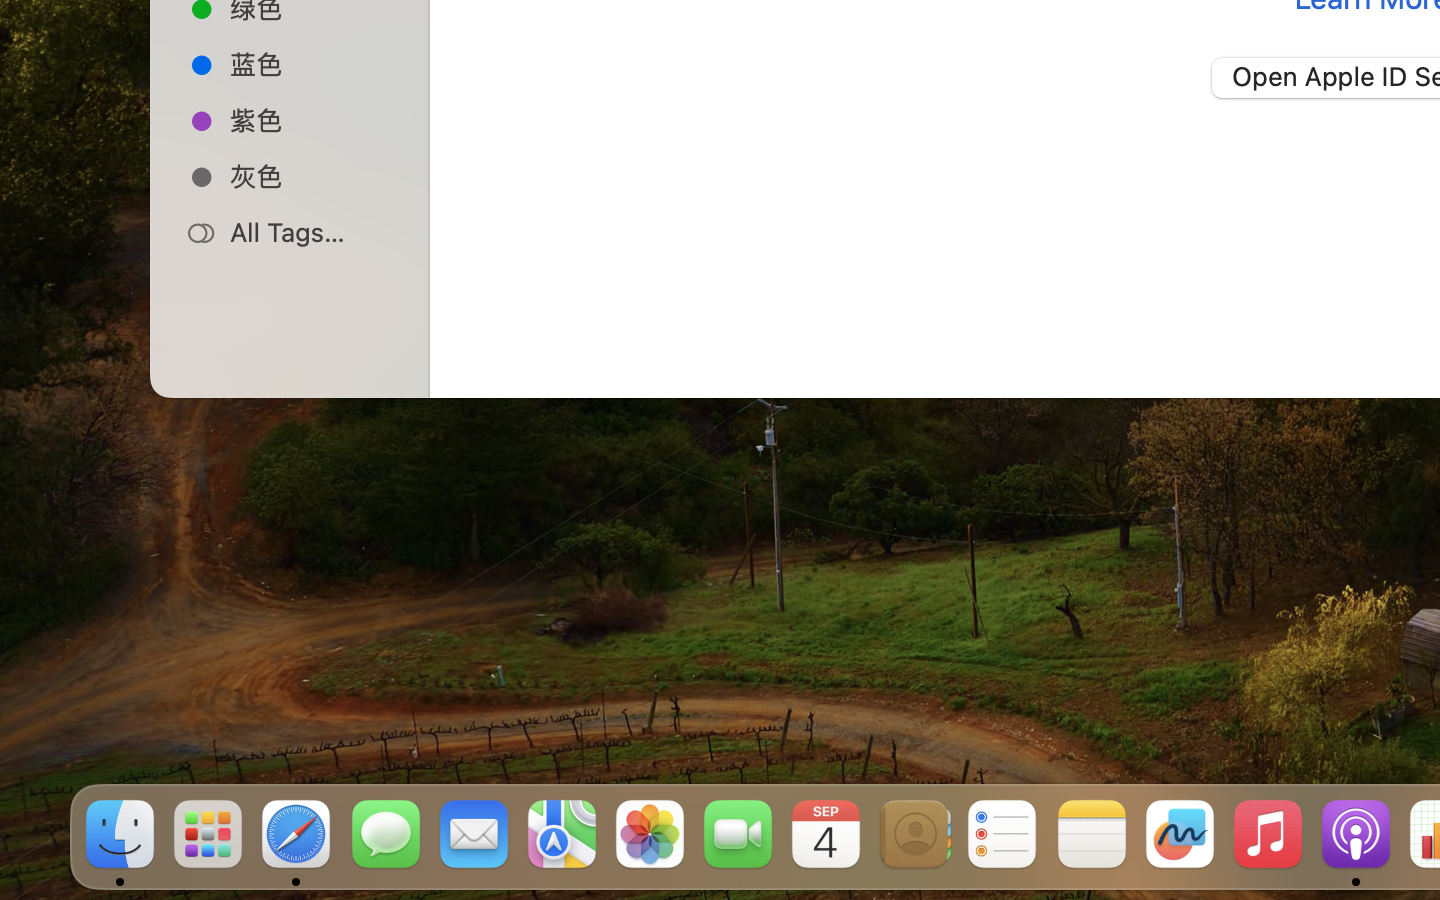  Describe the element at coordinates (311, 176) in the screenshot. I see `'灰色'` at that location.